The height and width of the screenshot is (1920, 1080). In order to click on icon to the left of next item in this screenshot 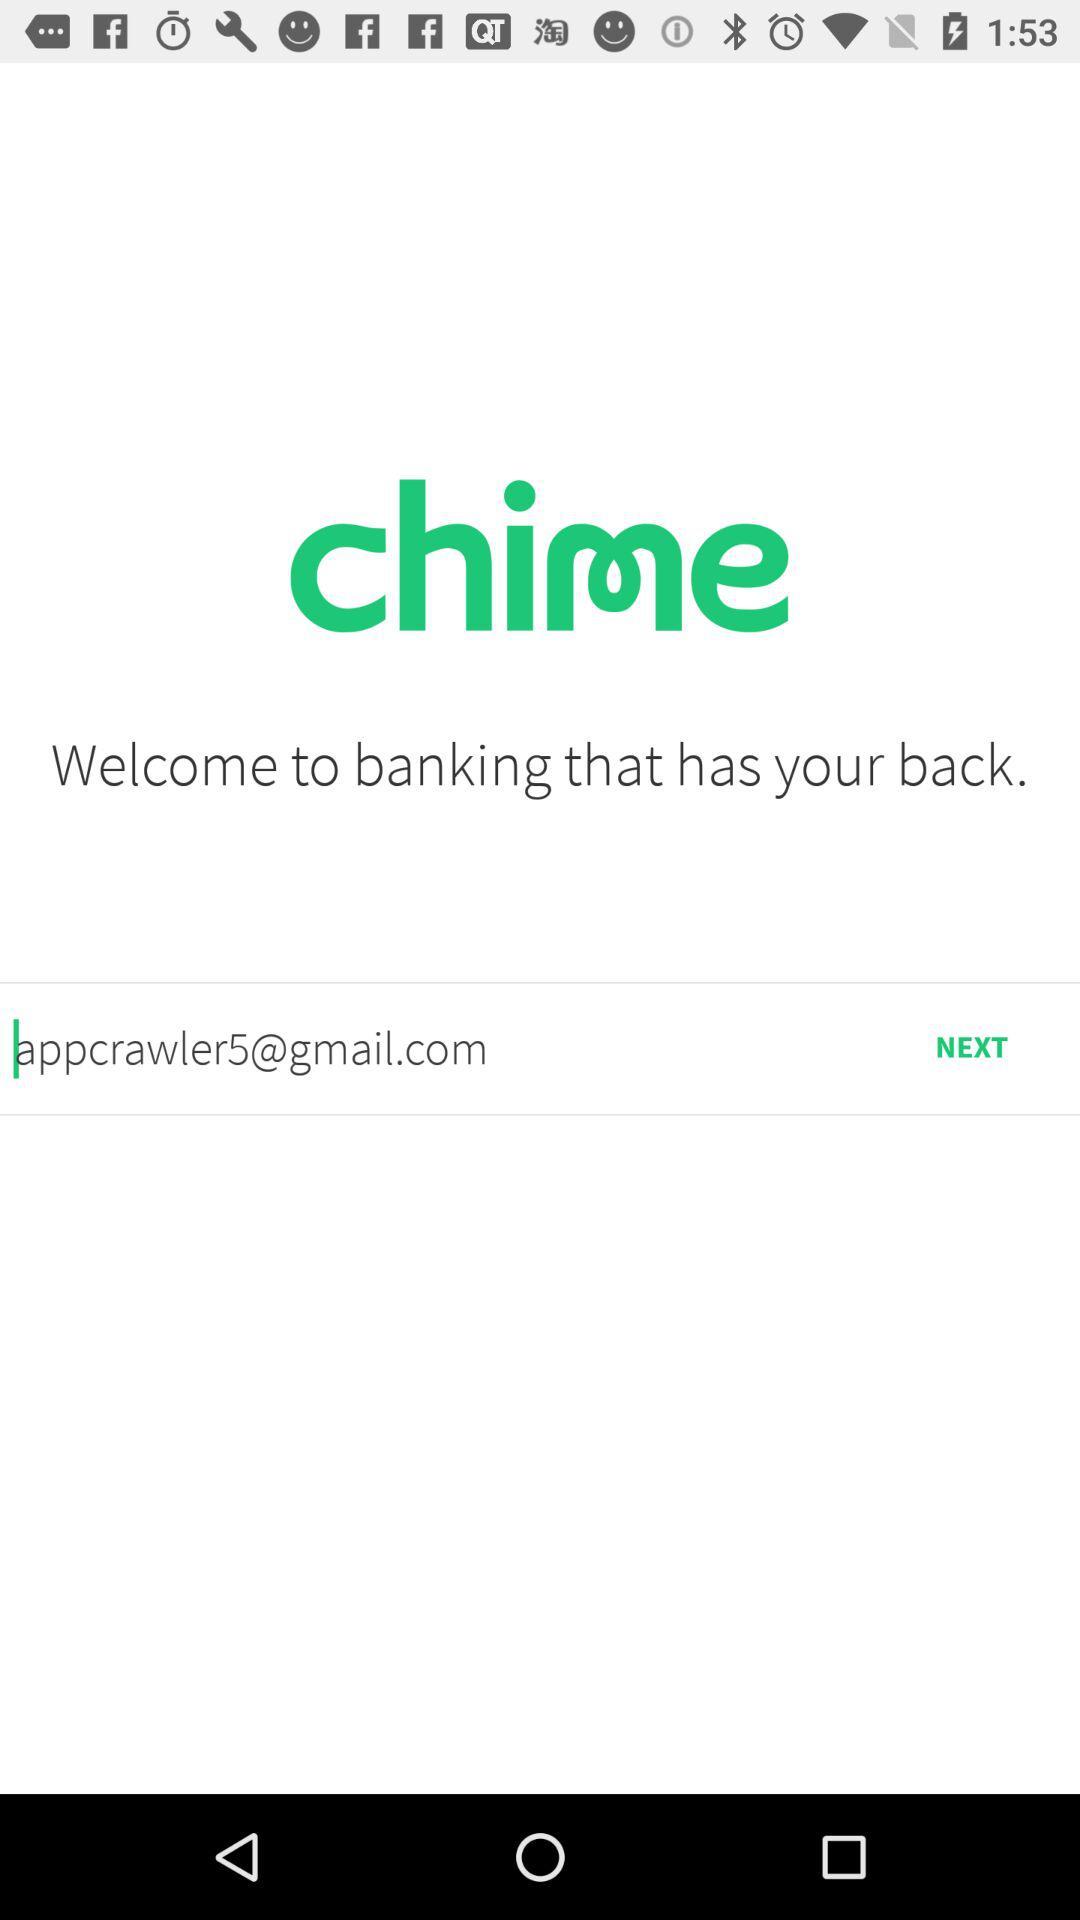, I will do `click(437, 1047)`.